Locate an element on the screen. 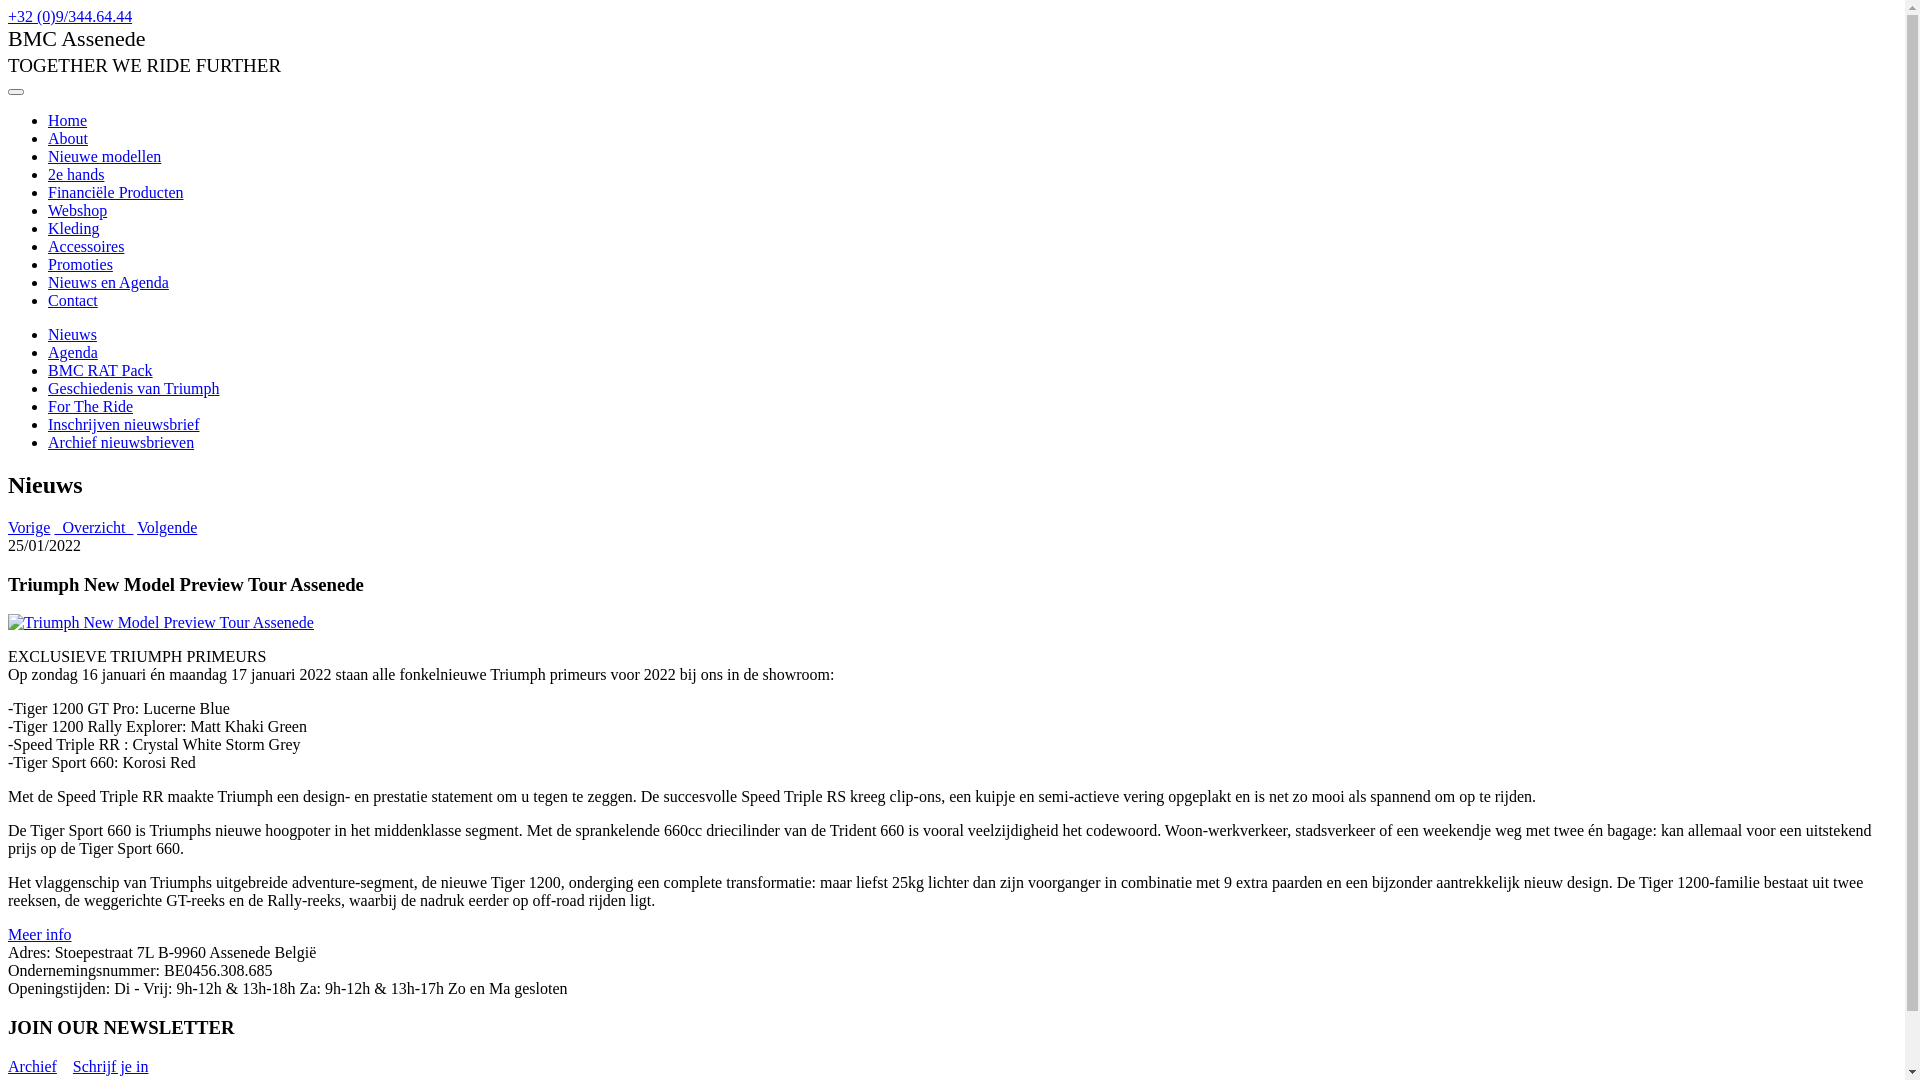 The height and width of the screenshot is (1080, 1920). 'Accessoires' is located at coordinates (85, 245).